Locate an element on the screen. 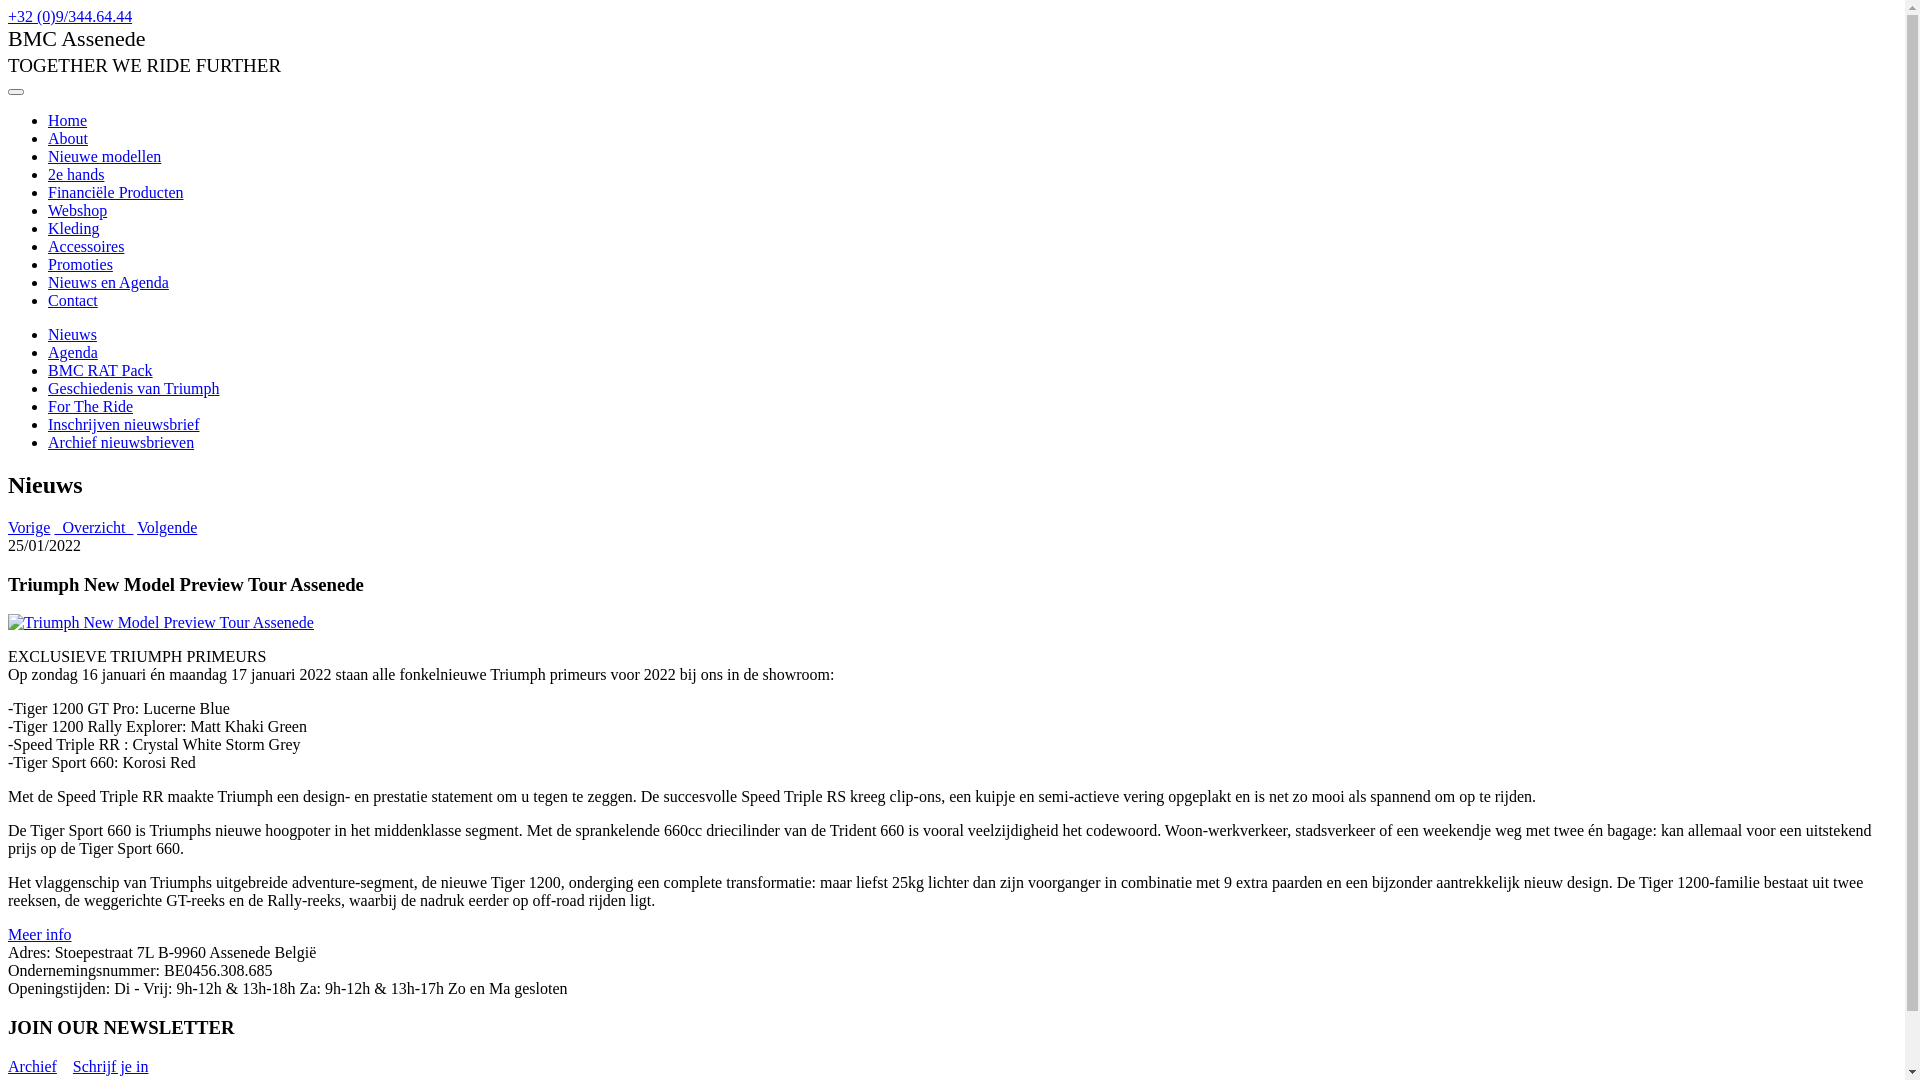 The height and width of the screenshot is (1080, 1920). 'Accessoires' is located at coordinates (85, 245).